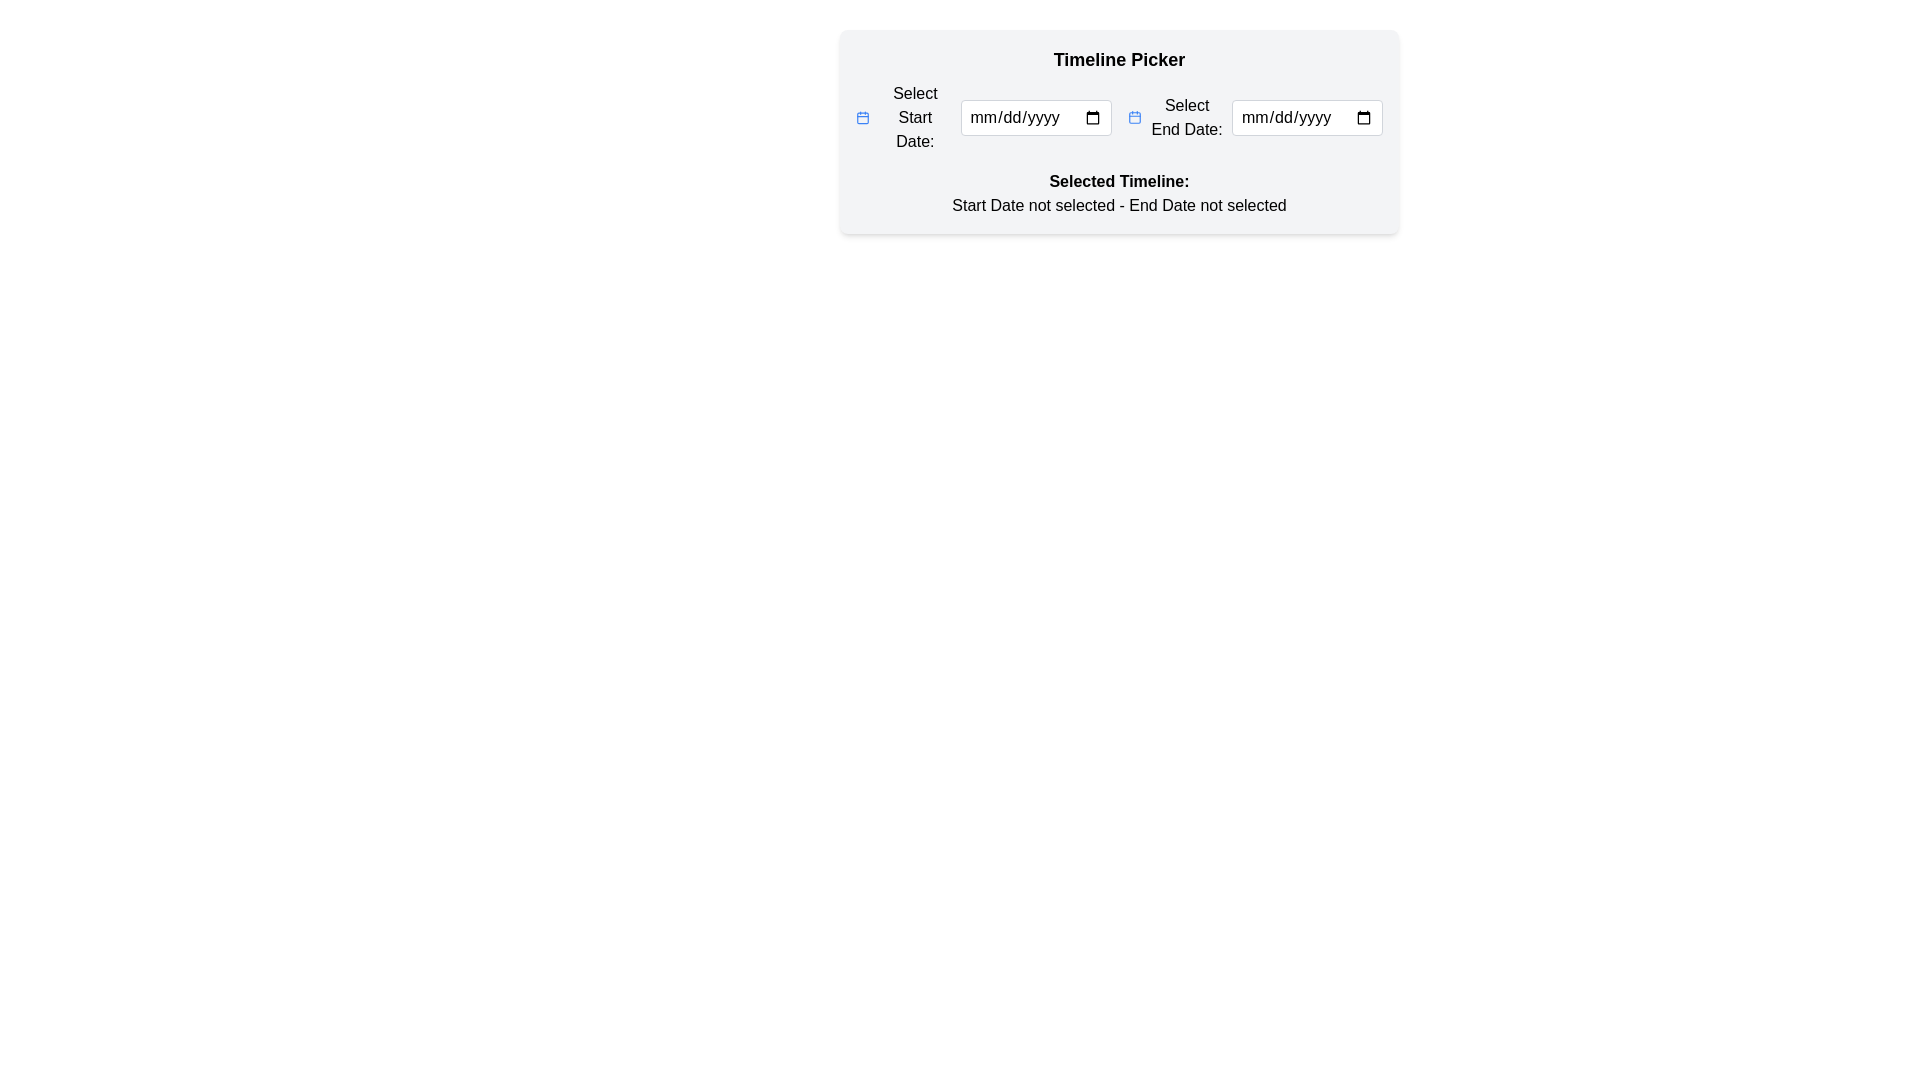  What do you see at coordinates (863, 118) in the screenshot?
I see `the blue SVG calendar icon located to the left of the 'Start Date:' label in the timeline picker section` at bounding box center [863, 118].